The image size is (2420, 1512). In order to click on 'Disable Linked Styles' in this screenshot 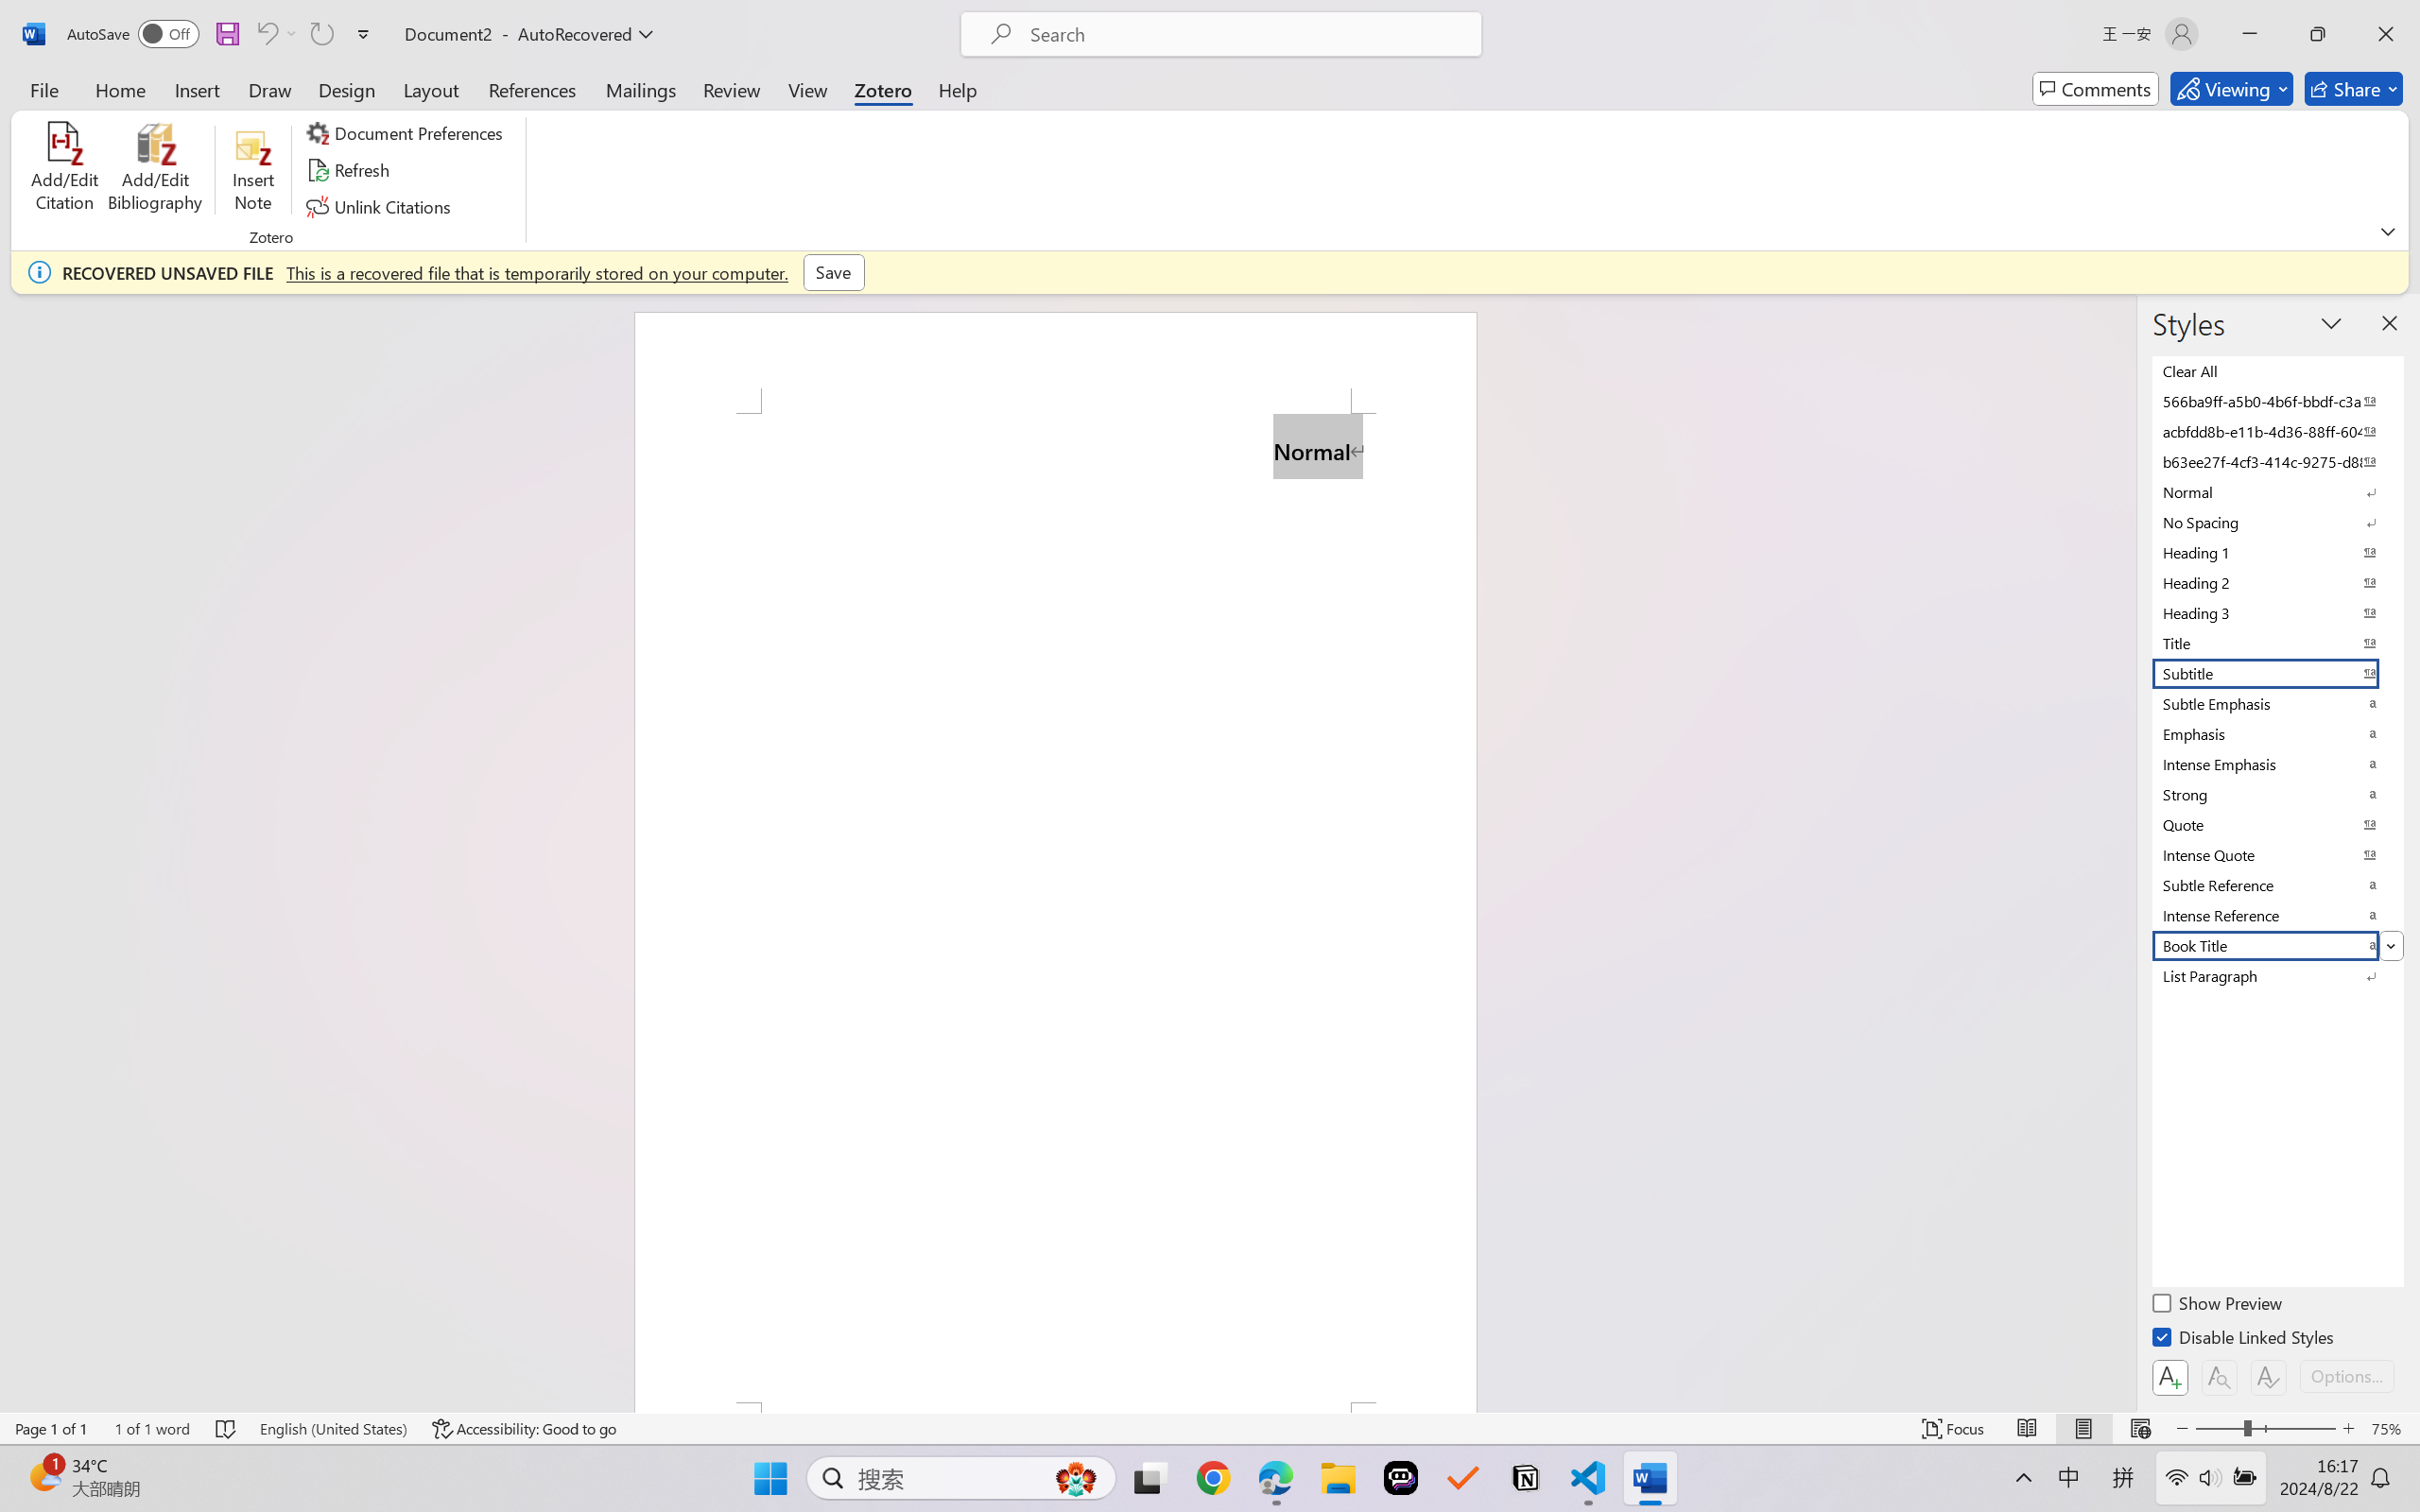, I will do `click(2243, 1339)`.